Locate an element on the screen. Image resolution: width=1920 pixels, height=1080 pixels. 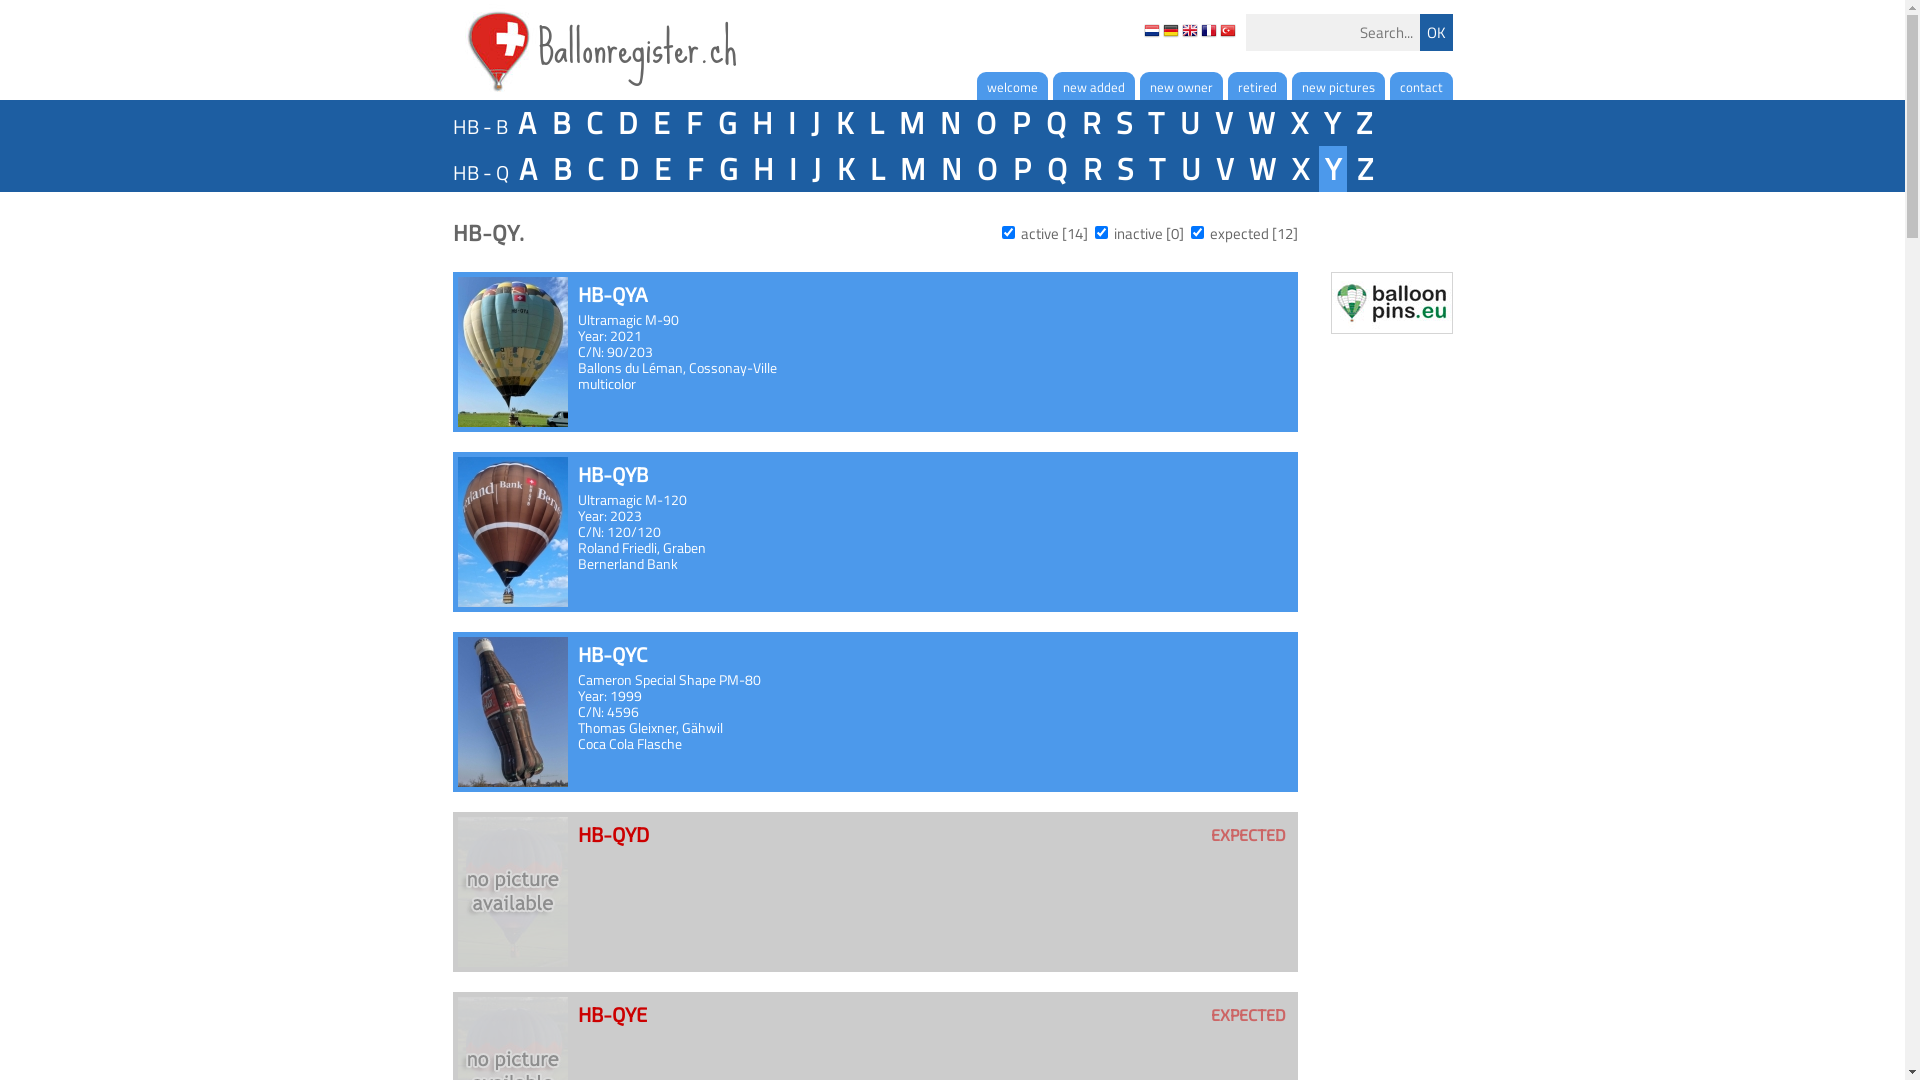
'R' is located at coordinates (1089, 123).